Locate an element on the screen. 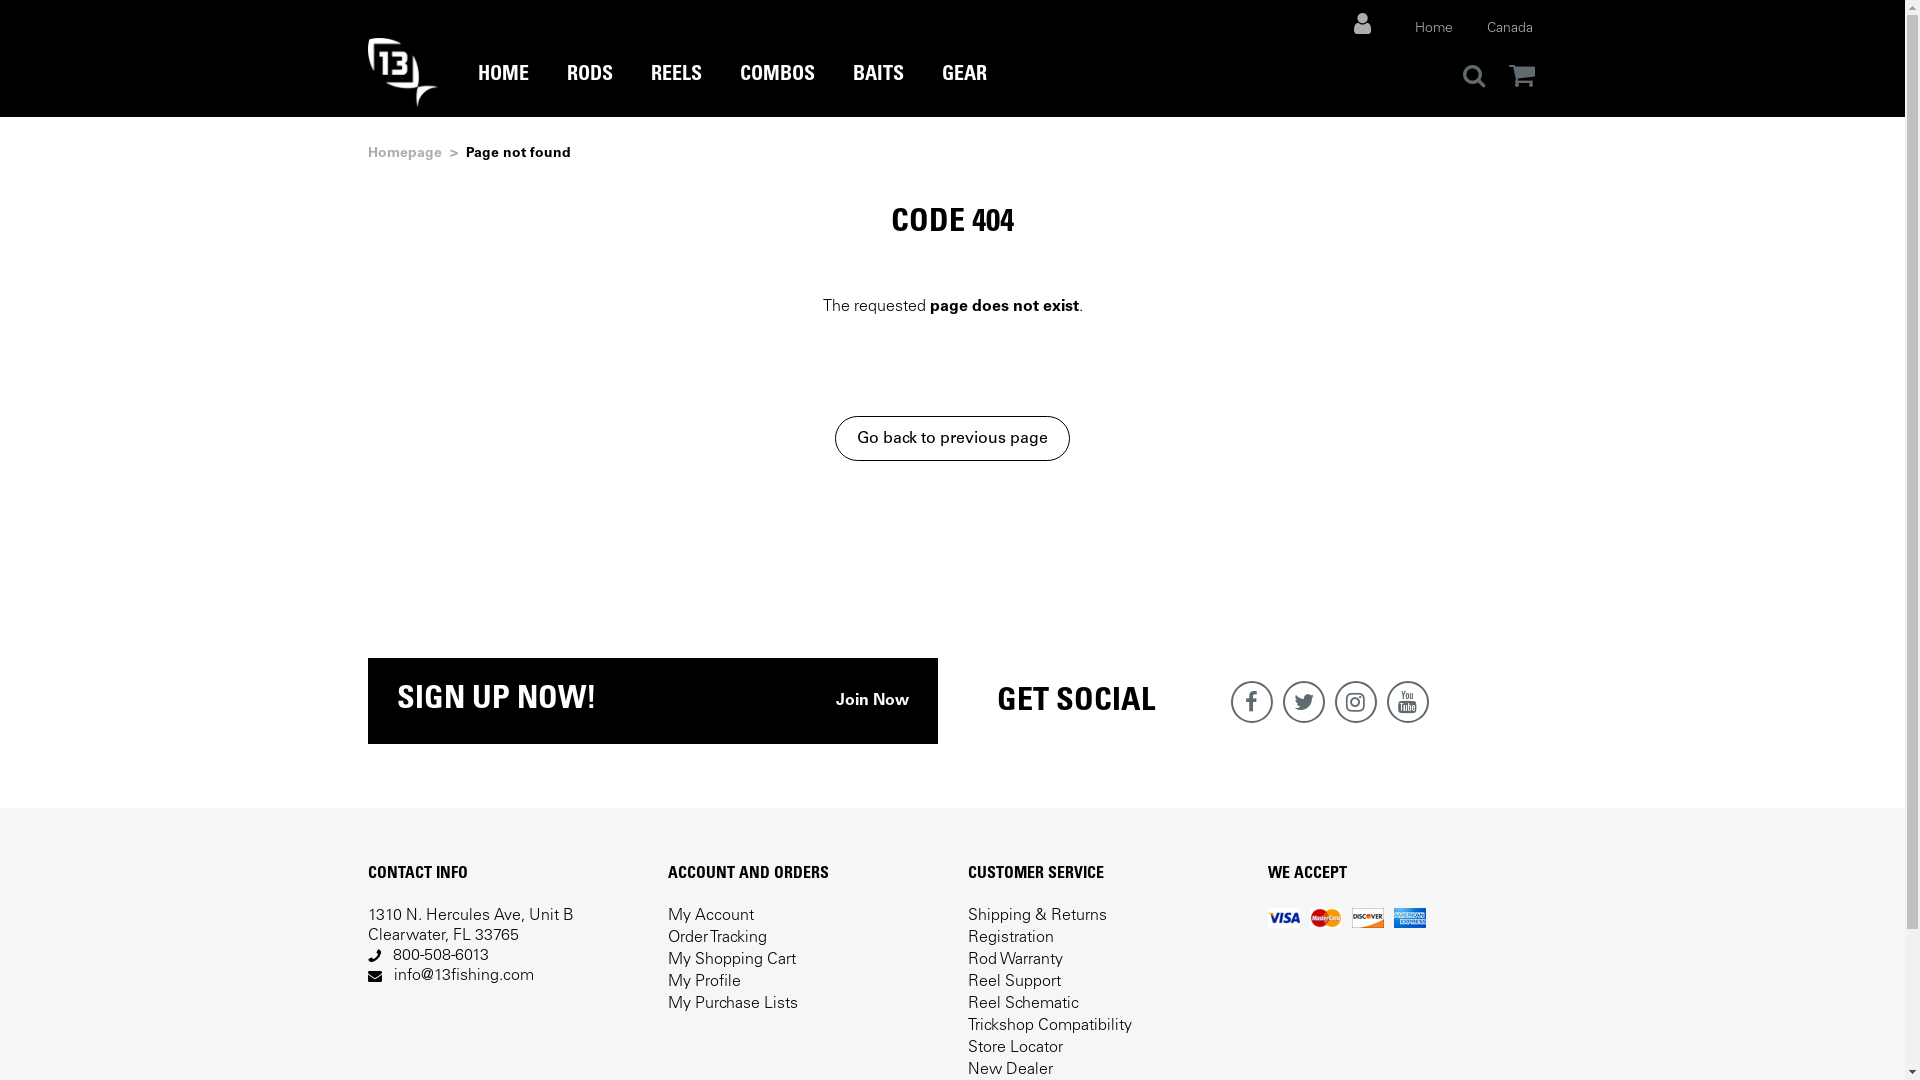  'Home' is located at coordinates (1432, 29).